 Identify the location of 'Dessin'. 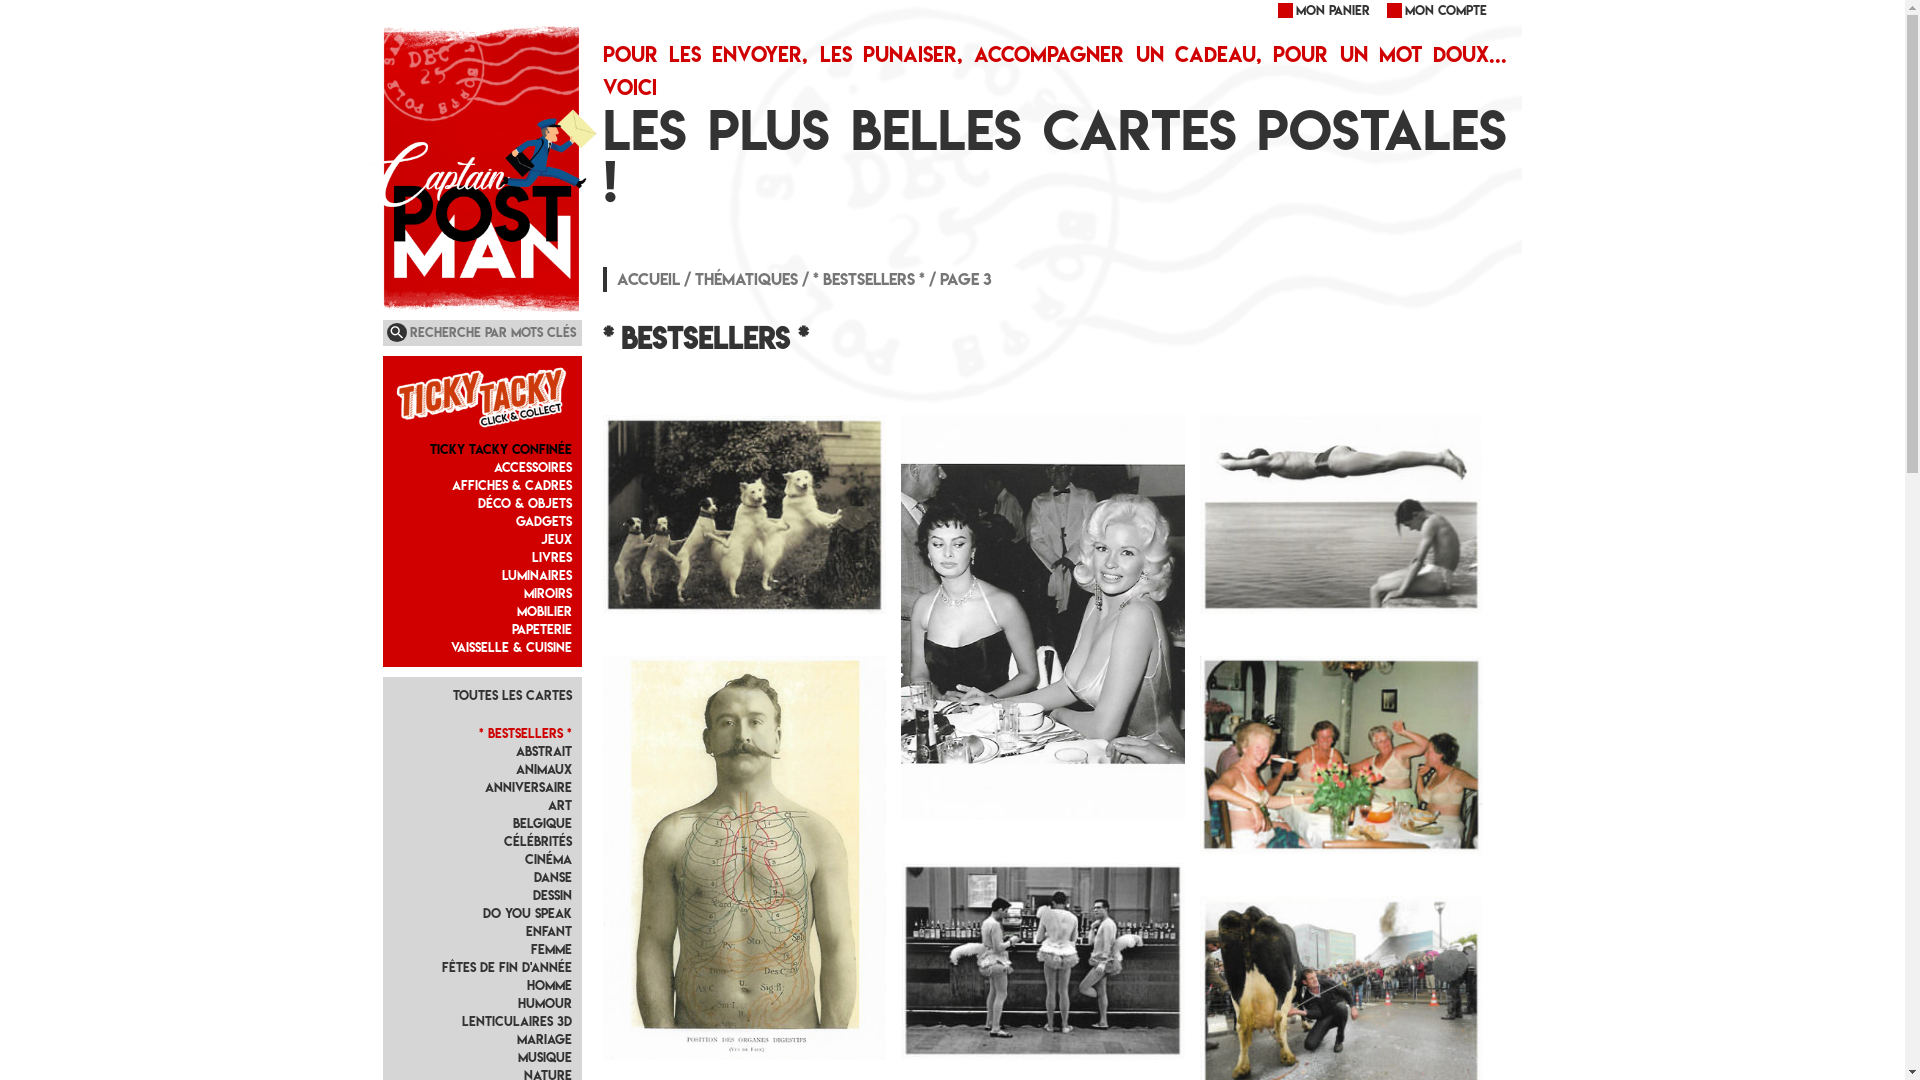
(552, 894).